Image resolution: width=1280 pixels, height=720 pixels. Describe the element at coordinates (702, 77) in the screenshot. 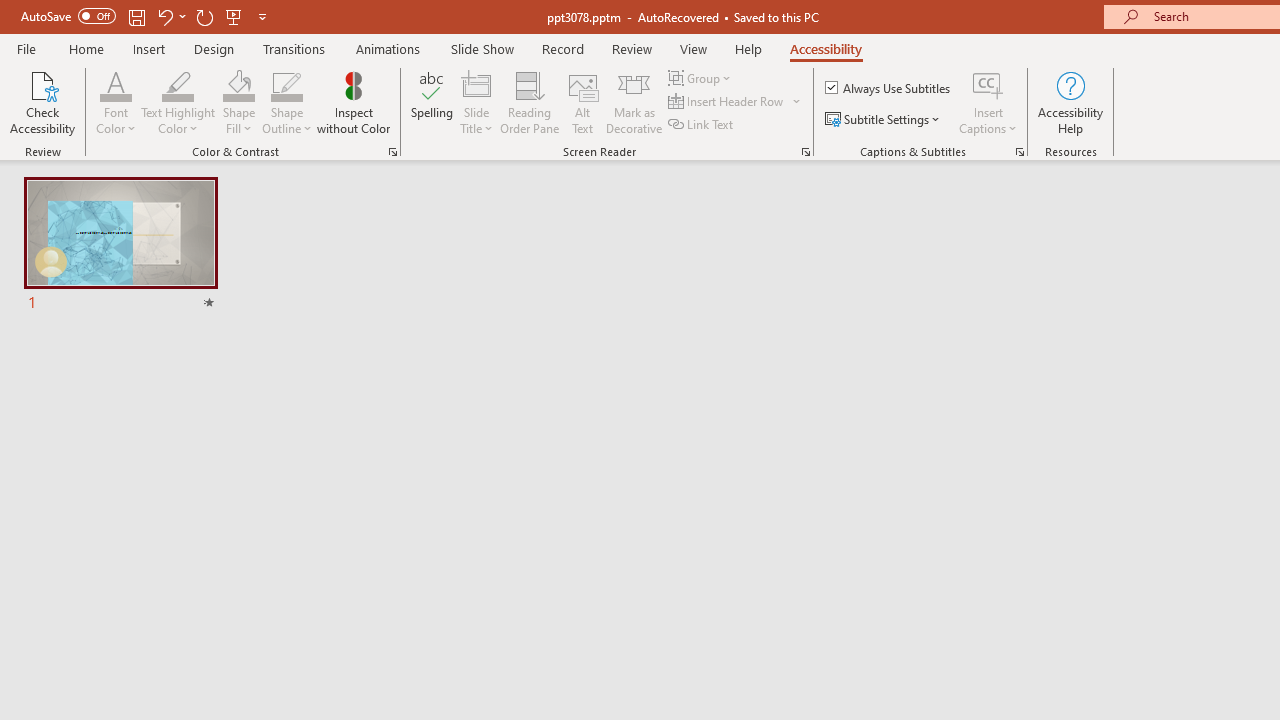

I see `'Group'` at that location.